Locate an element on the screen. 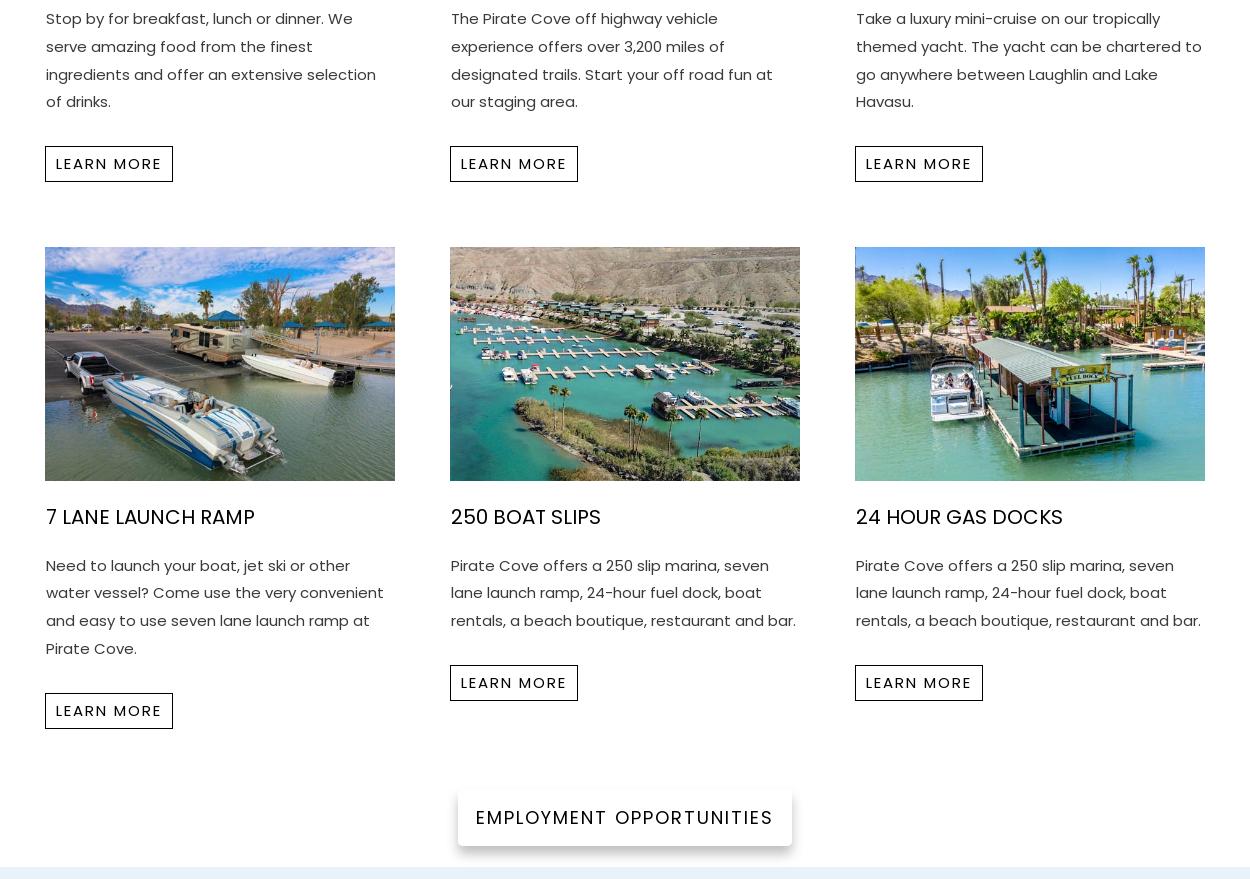  'Need to launch your boat, jet ski or other water vessel? Come use the very convenient and easy to use seven lane launch ramp at Pirate Cove.' is located at coordinates (213, 606).